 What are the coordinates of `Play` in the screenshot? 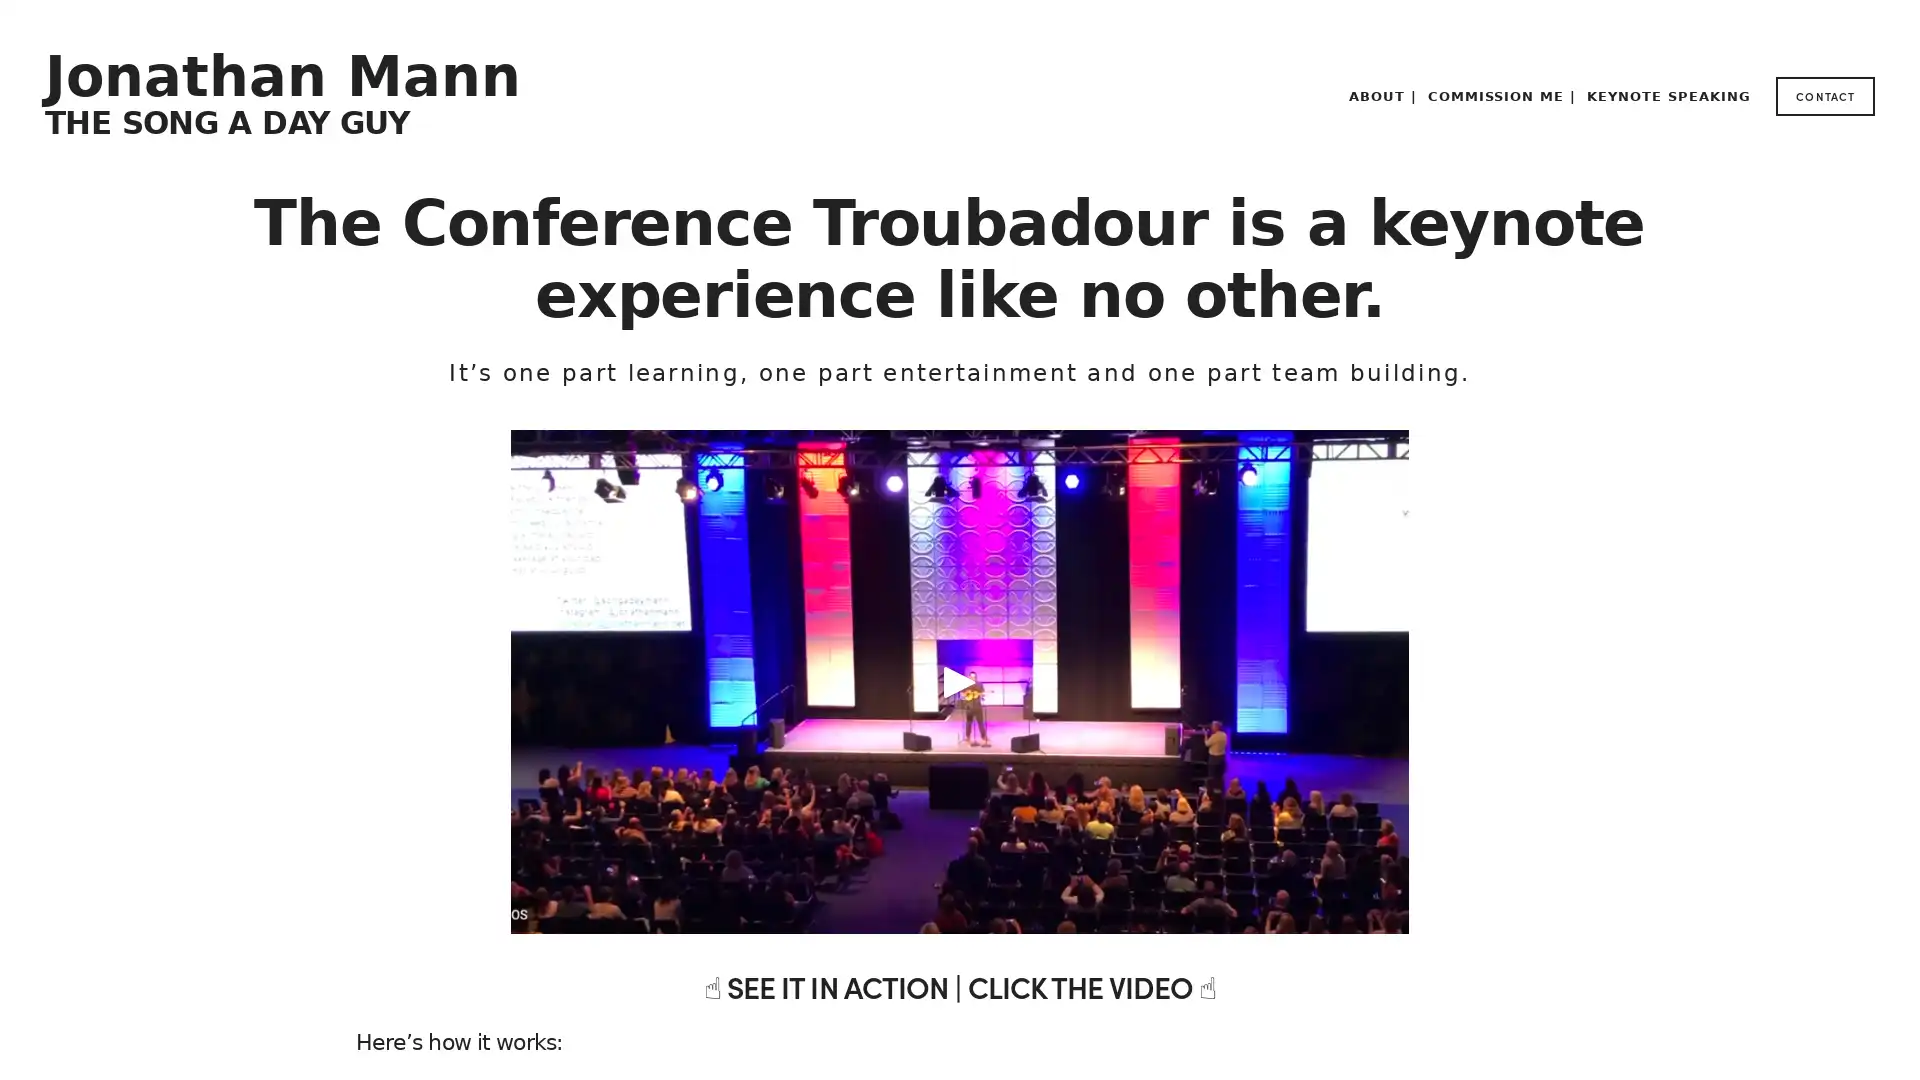 It's located at (960, 681).